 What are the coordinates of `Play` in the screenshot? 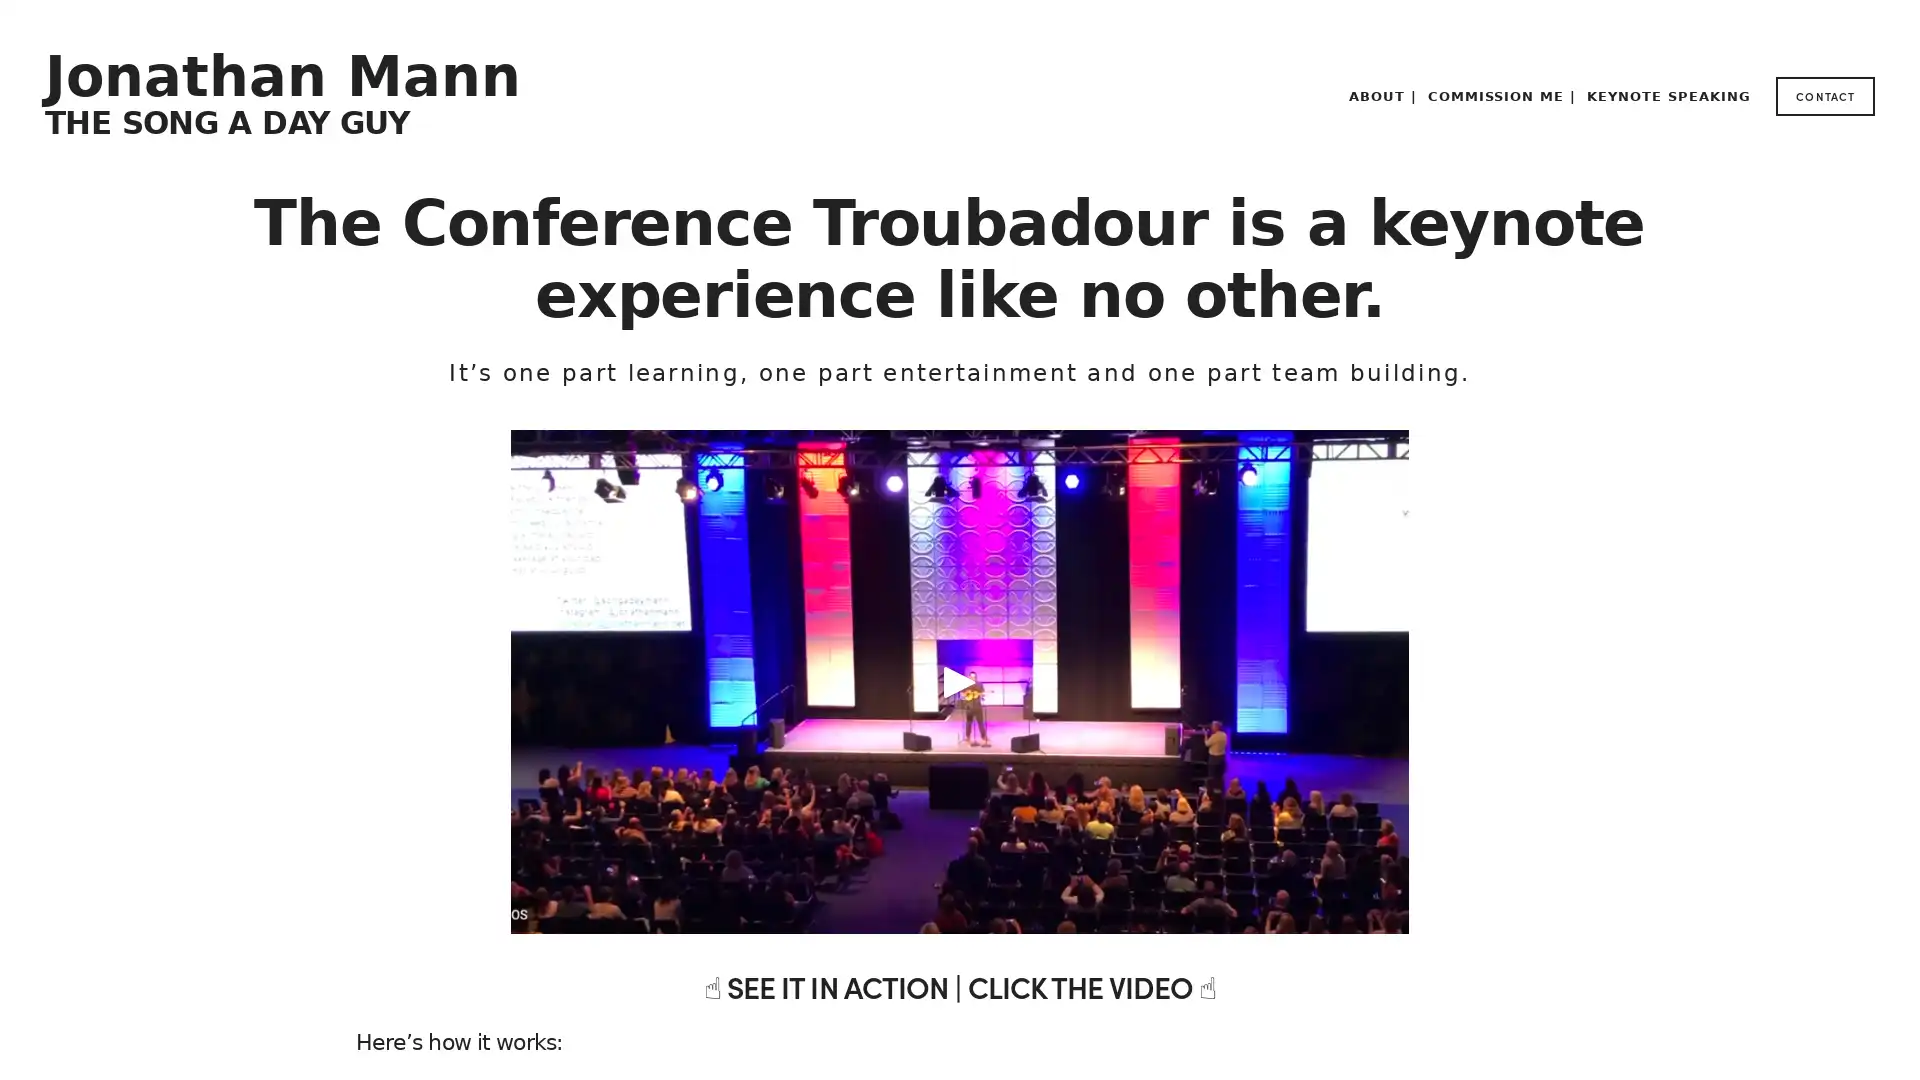 It's located at (960, 681).